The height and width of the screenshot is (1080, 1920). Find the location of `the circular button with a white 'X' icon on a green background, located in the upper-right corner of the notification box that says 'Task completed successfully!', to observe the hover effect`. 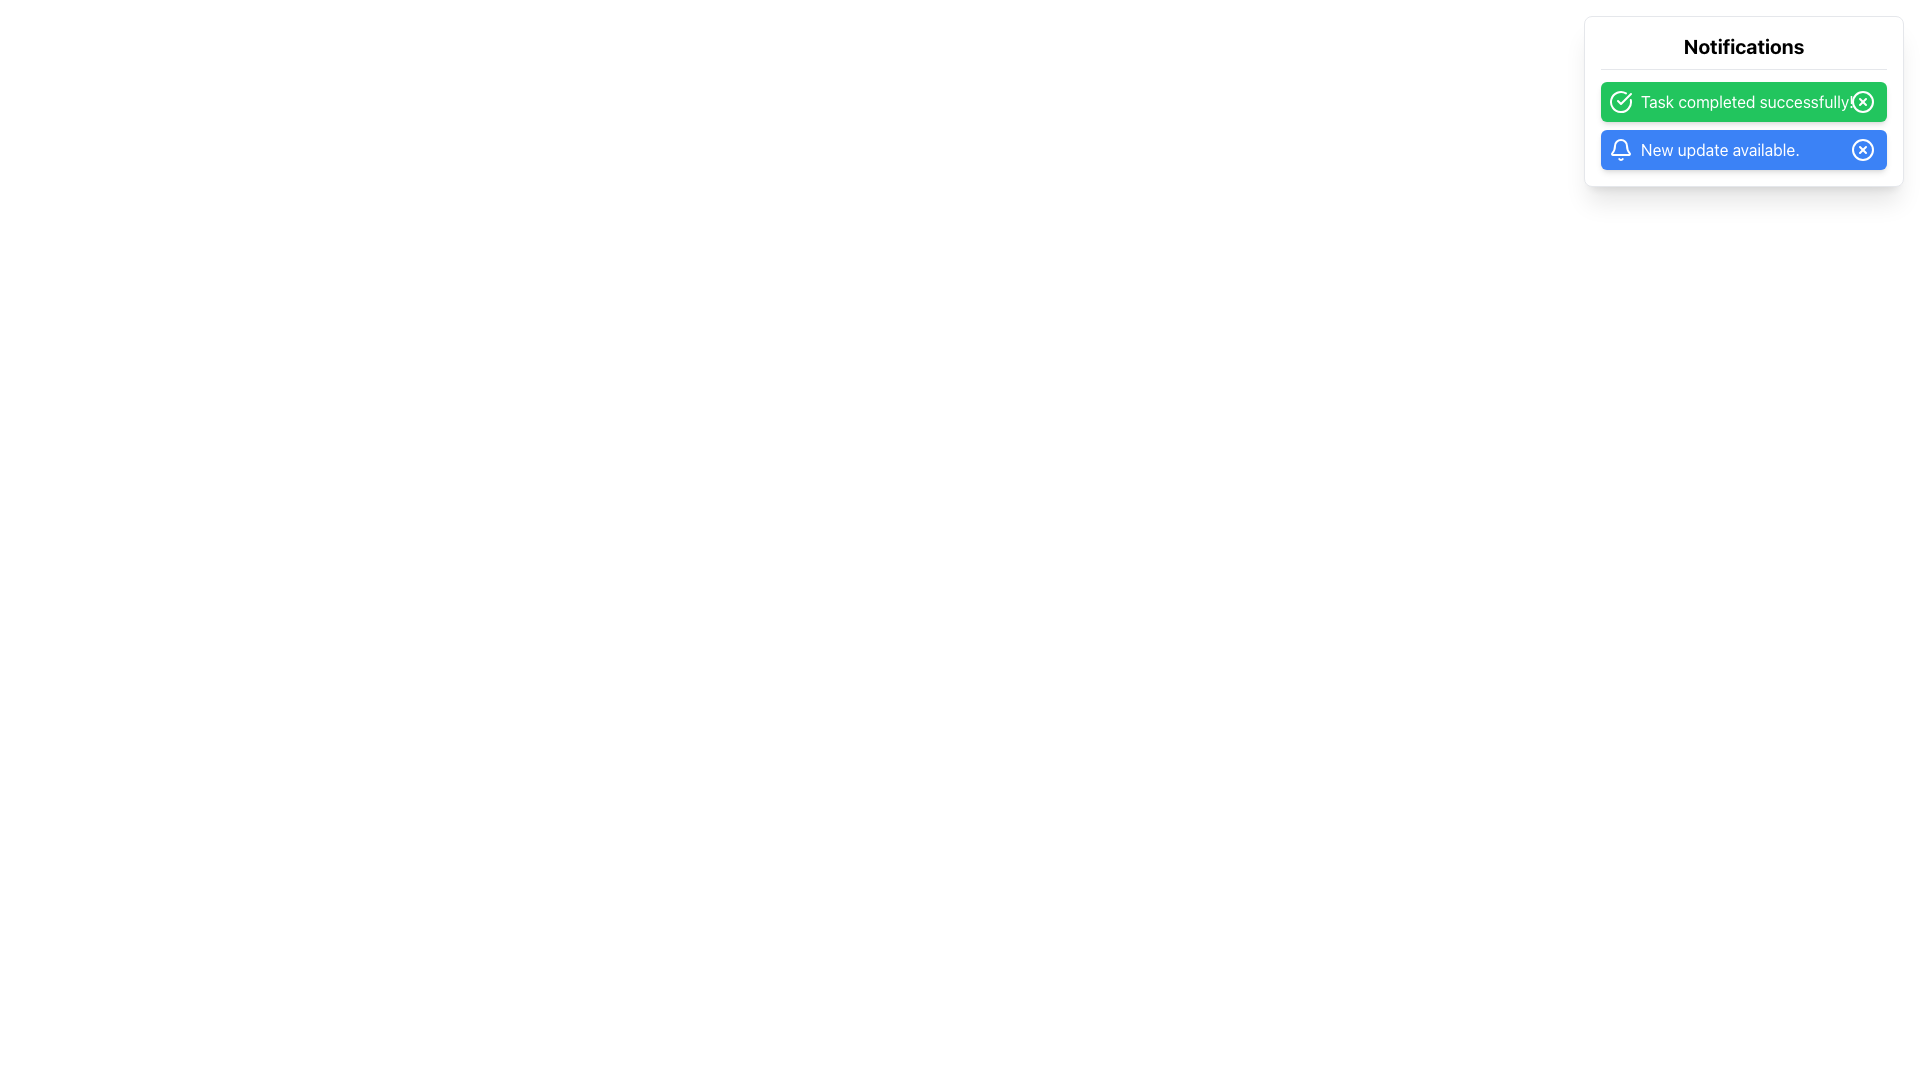

the circular button with a white 'X' icon on a green background, located in the upper-right corner of the notification box that says 'Task completed successfully!', to observe the hover effect is located at coordinates (1861, 101).